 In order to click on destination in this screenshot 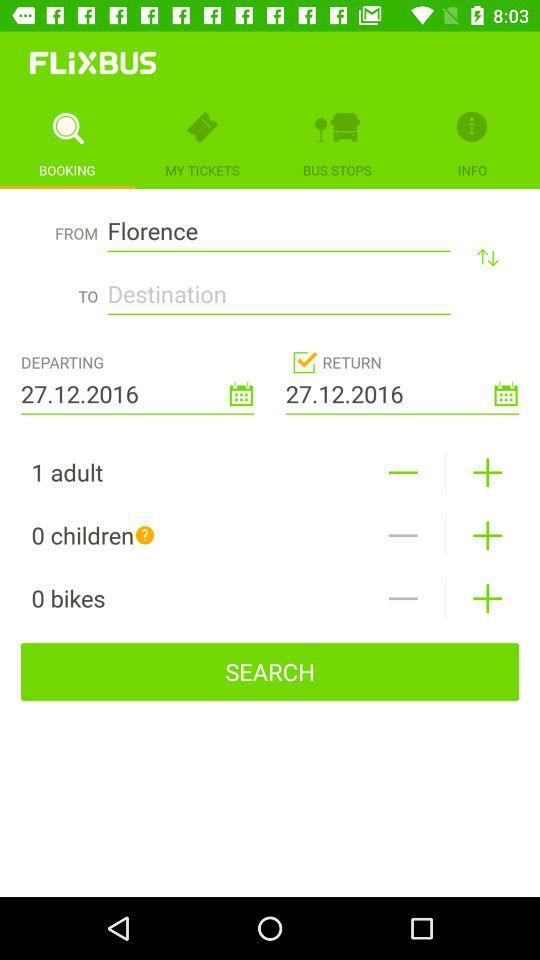, I will do `click(278, 287)`.